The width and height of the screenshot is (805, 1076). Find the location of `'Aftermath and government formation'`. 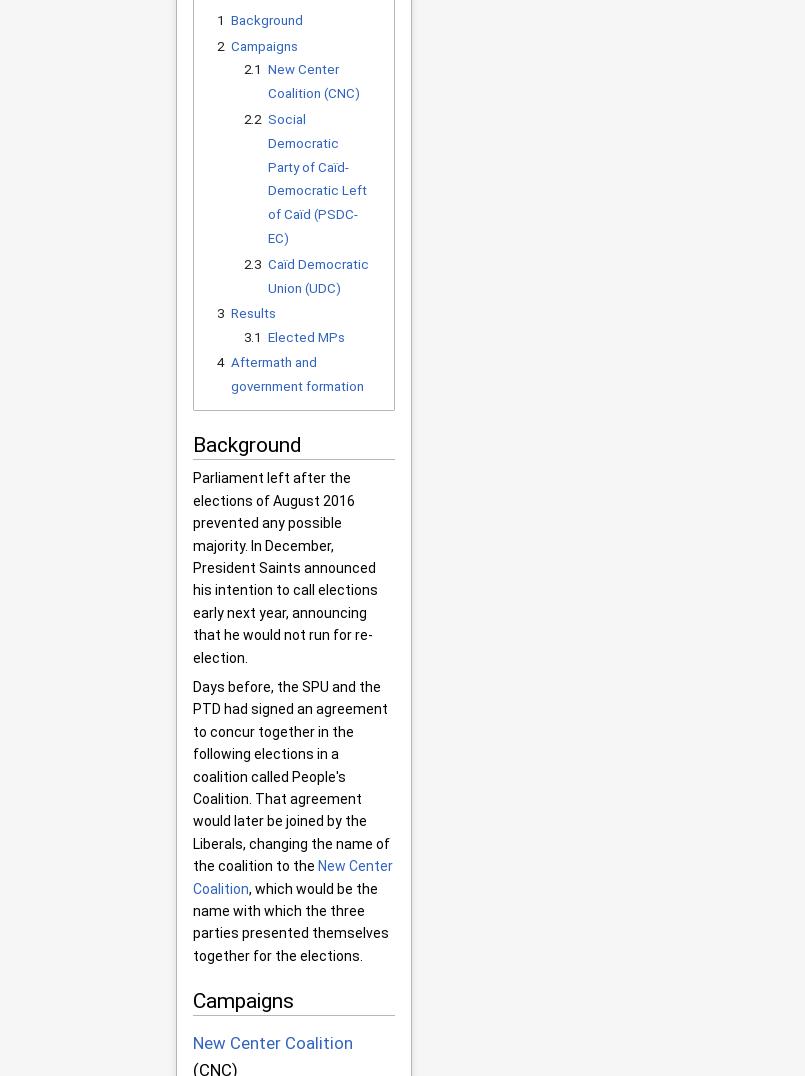

'Aftermath and government formation' is located at coordinates (295, 373).